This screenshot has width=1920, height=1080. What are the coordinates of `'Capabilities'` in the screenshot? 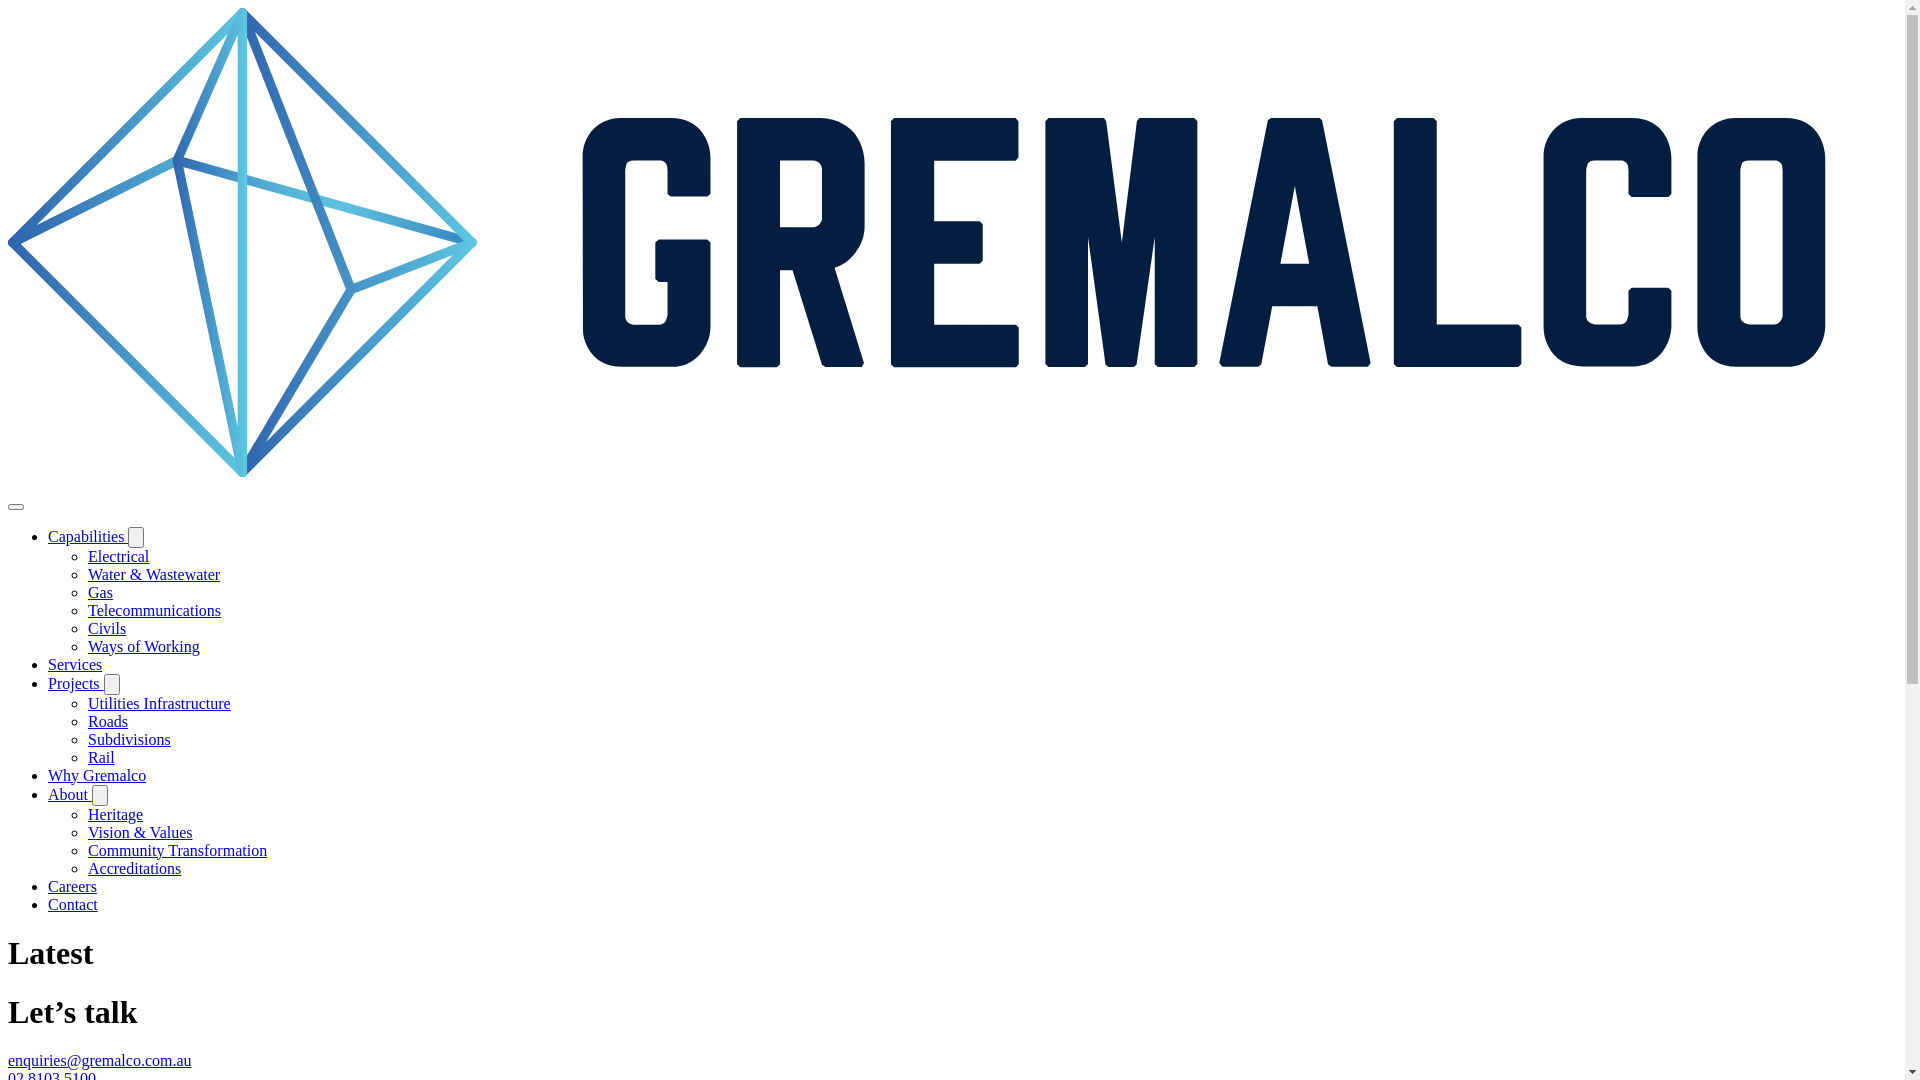 It's located at (86, 535).